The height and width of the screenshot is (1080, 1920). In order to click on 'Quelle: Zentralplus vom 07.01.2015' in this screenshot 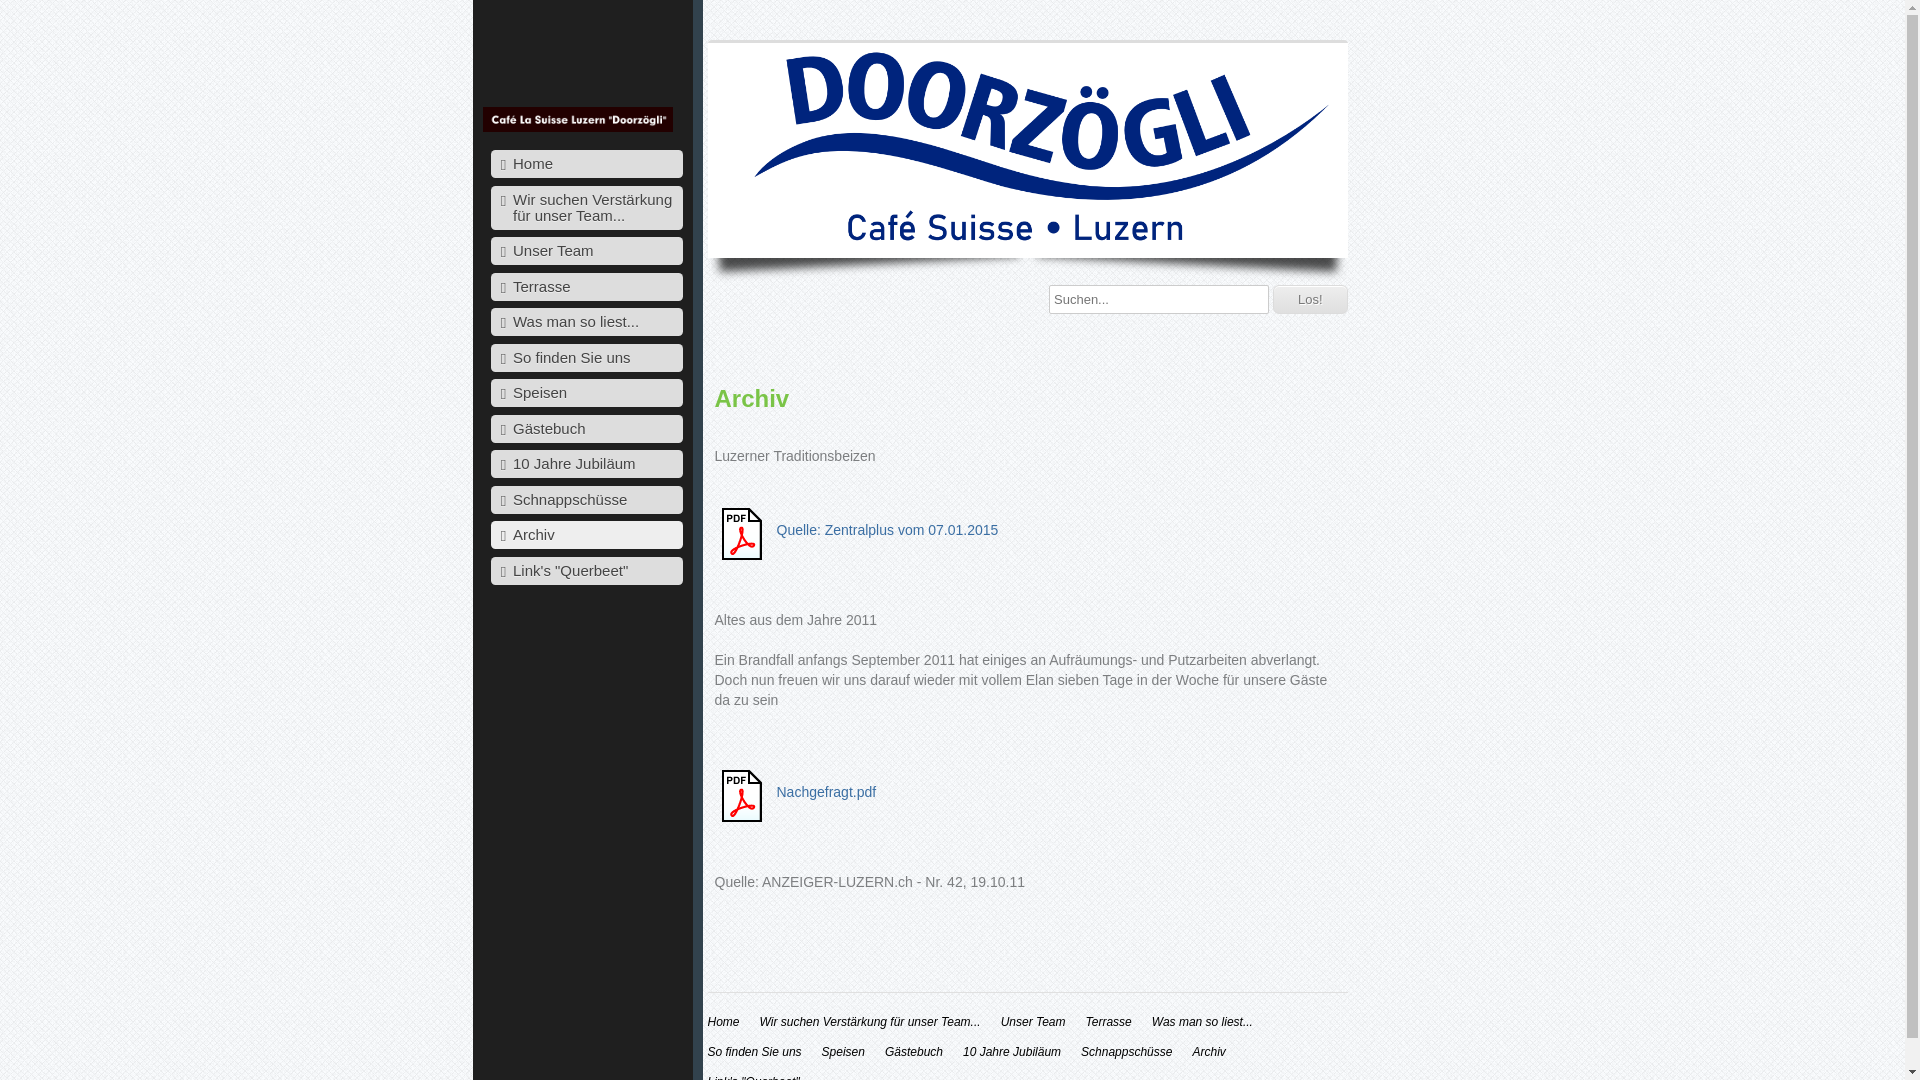, I will do `click(886, 528)`.